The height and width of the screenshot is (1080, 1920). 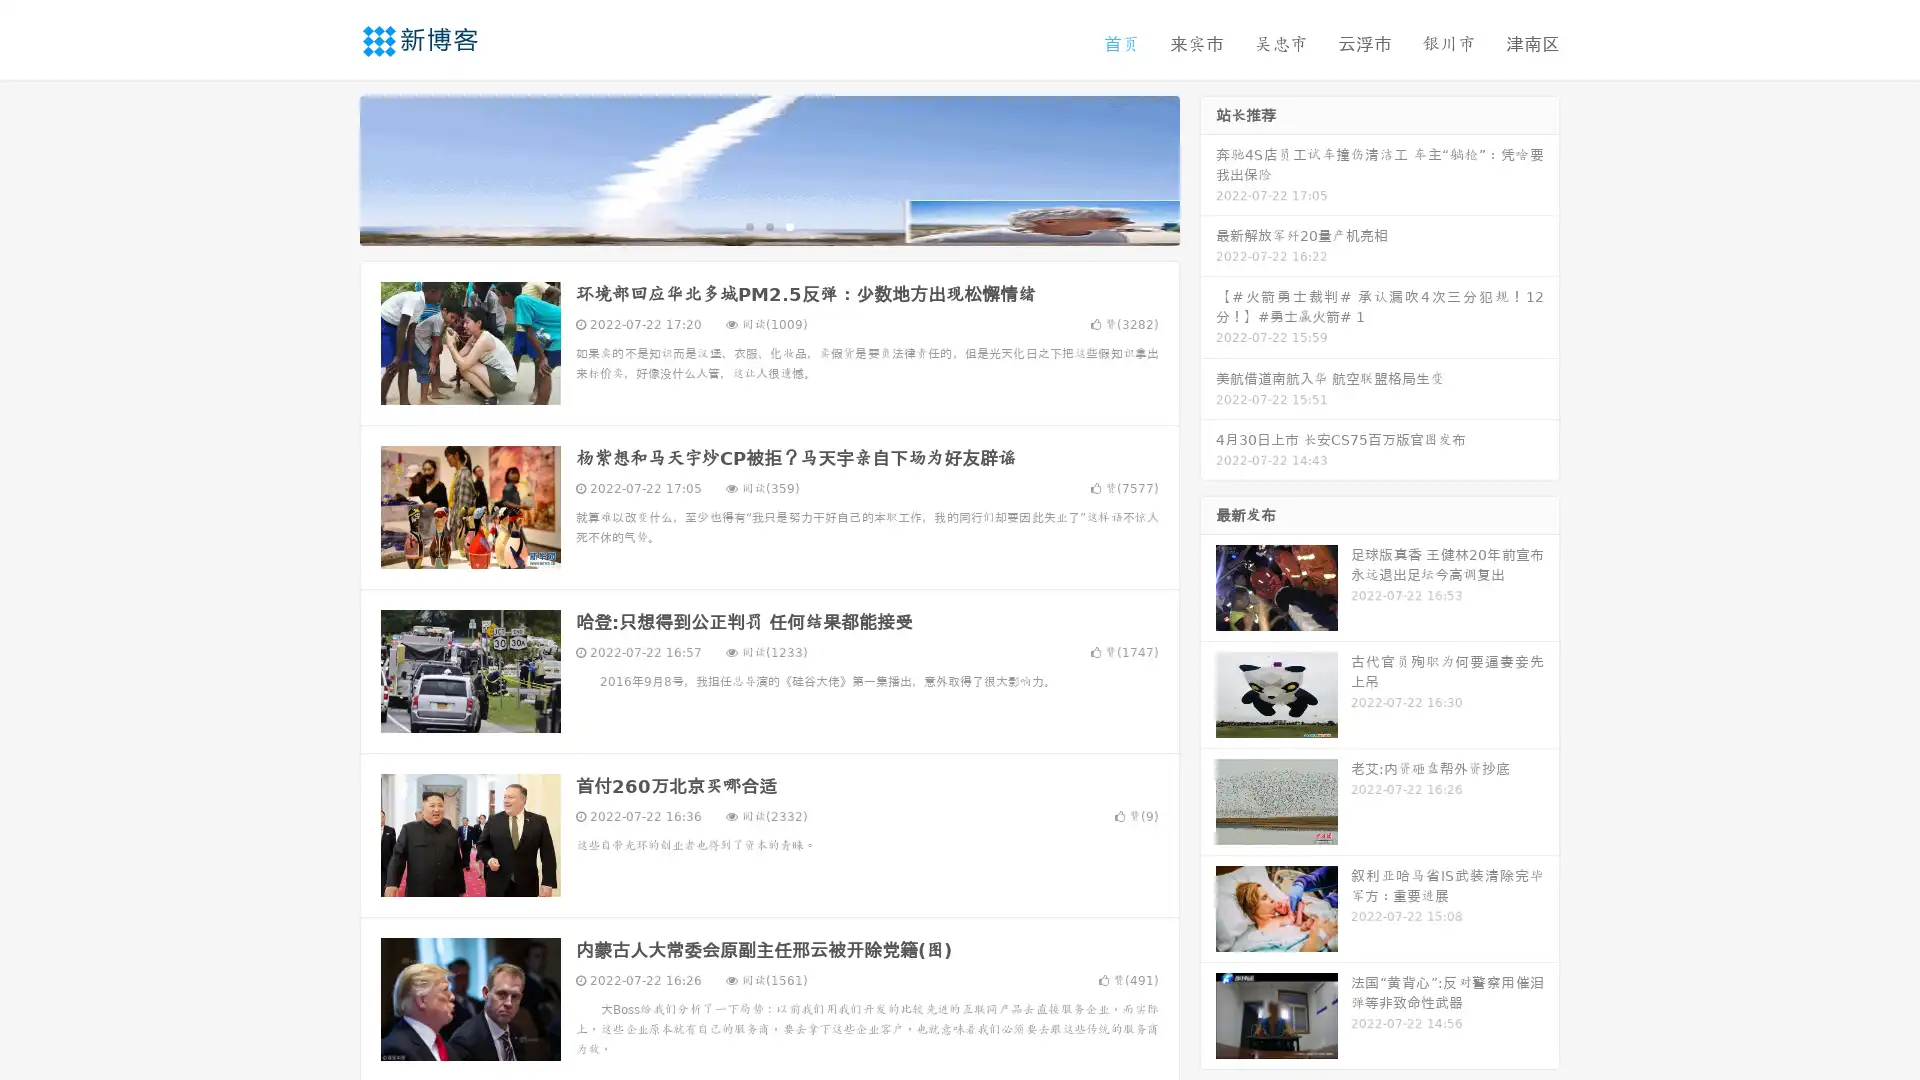 I want to click on Previous slide, so click(x=330, y=168).